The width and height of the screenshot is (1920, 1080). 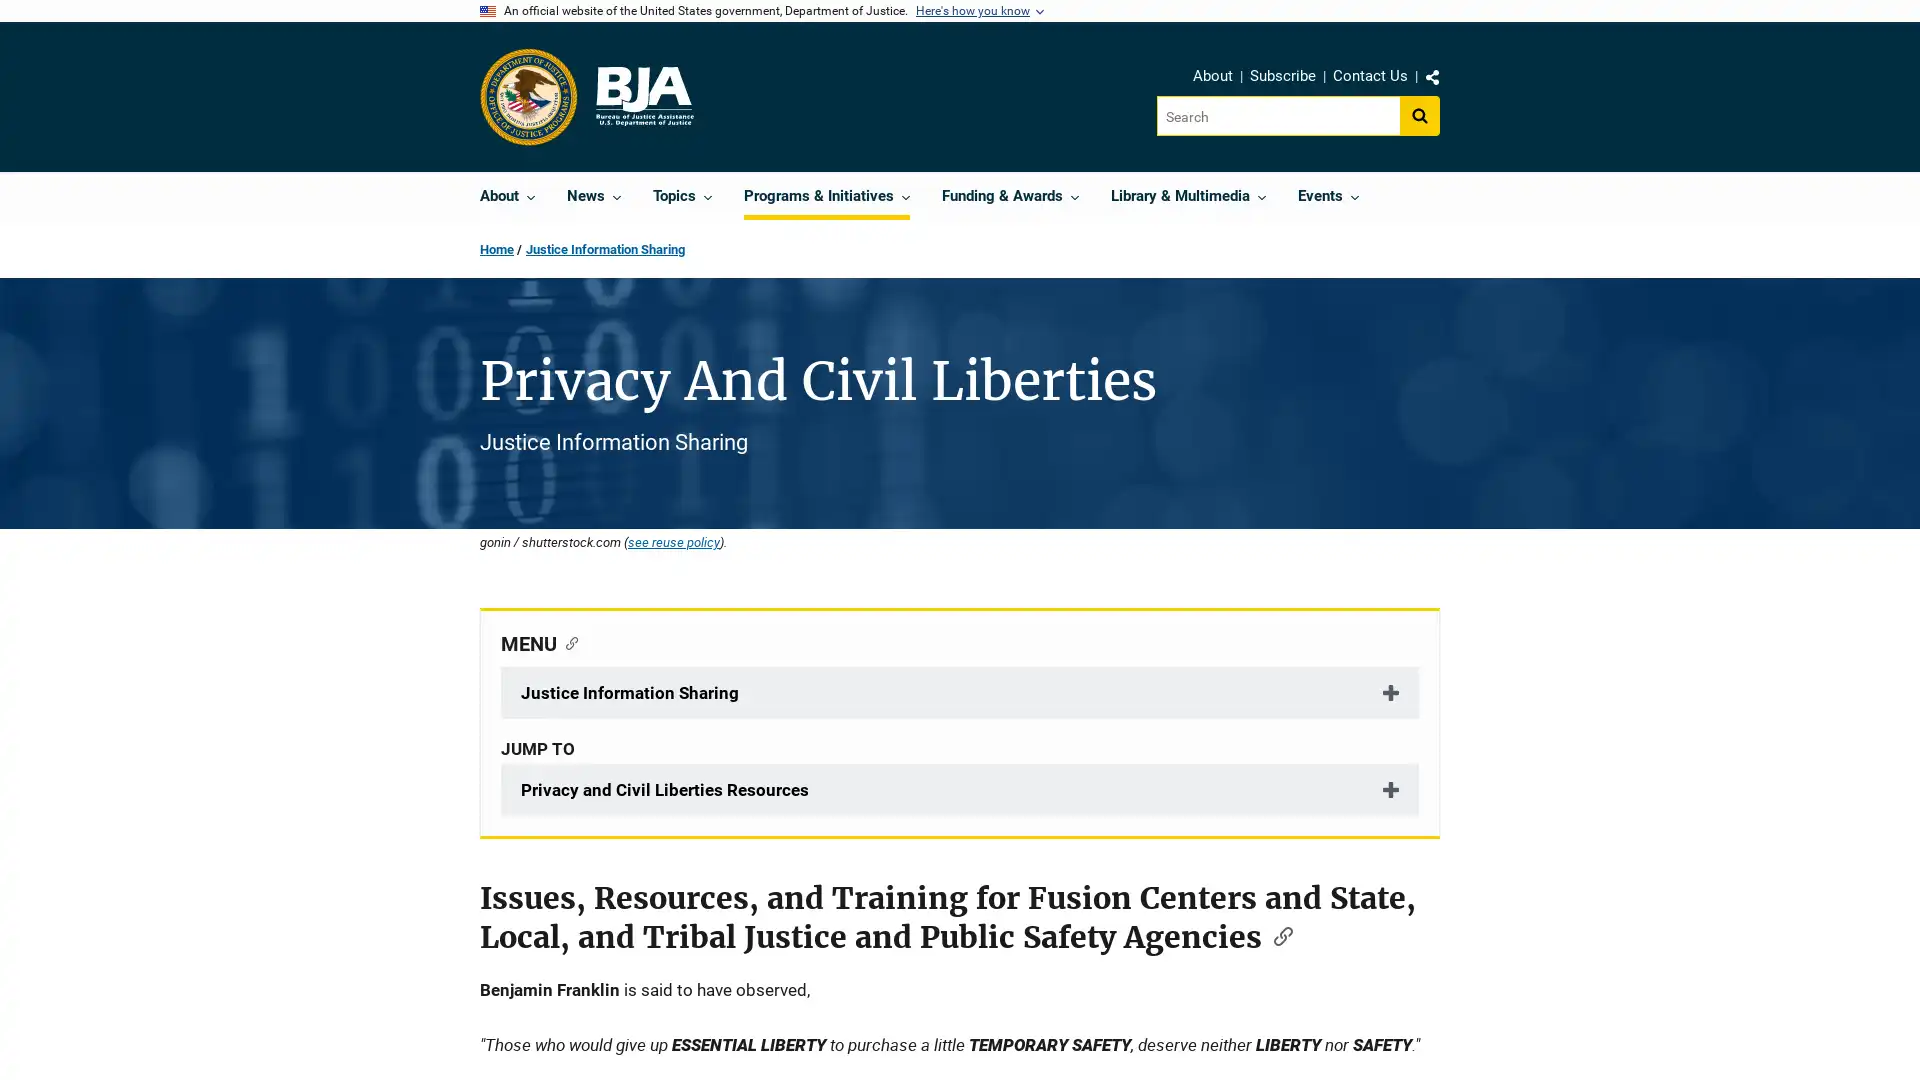 I want to click on Topics, so click(x=682, y=196).